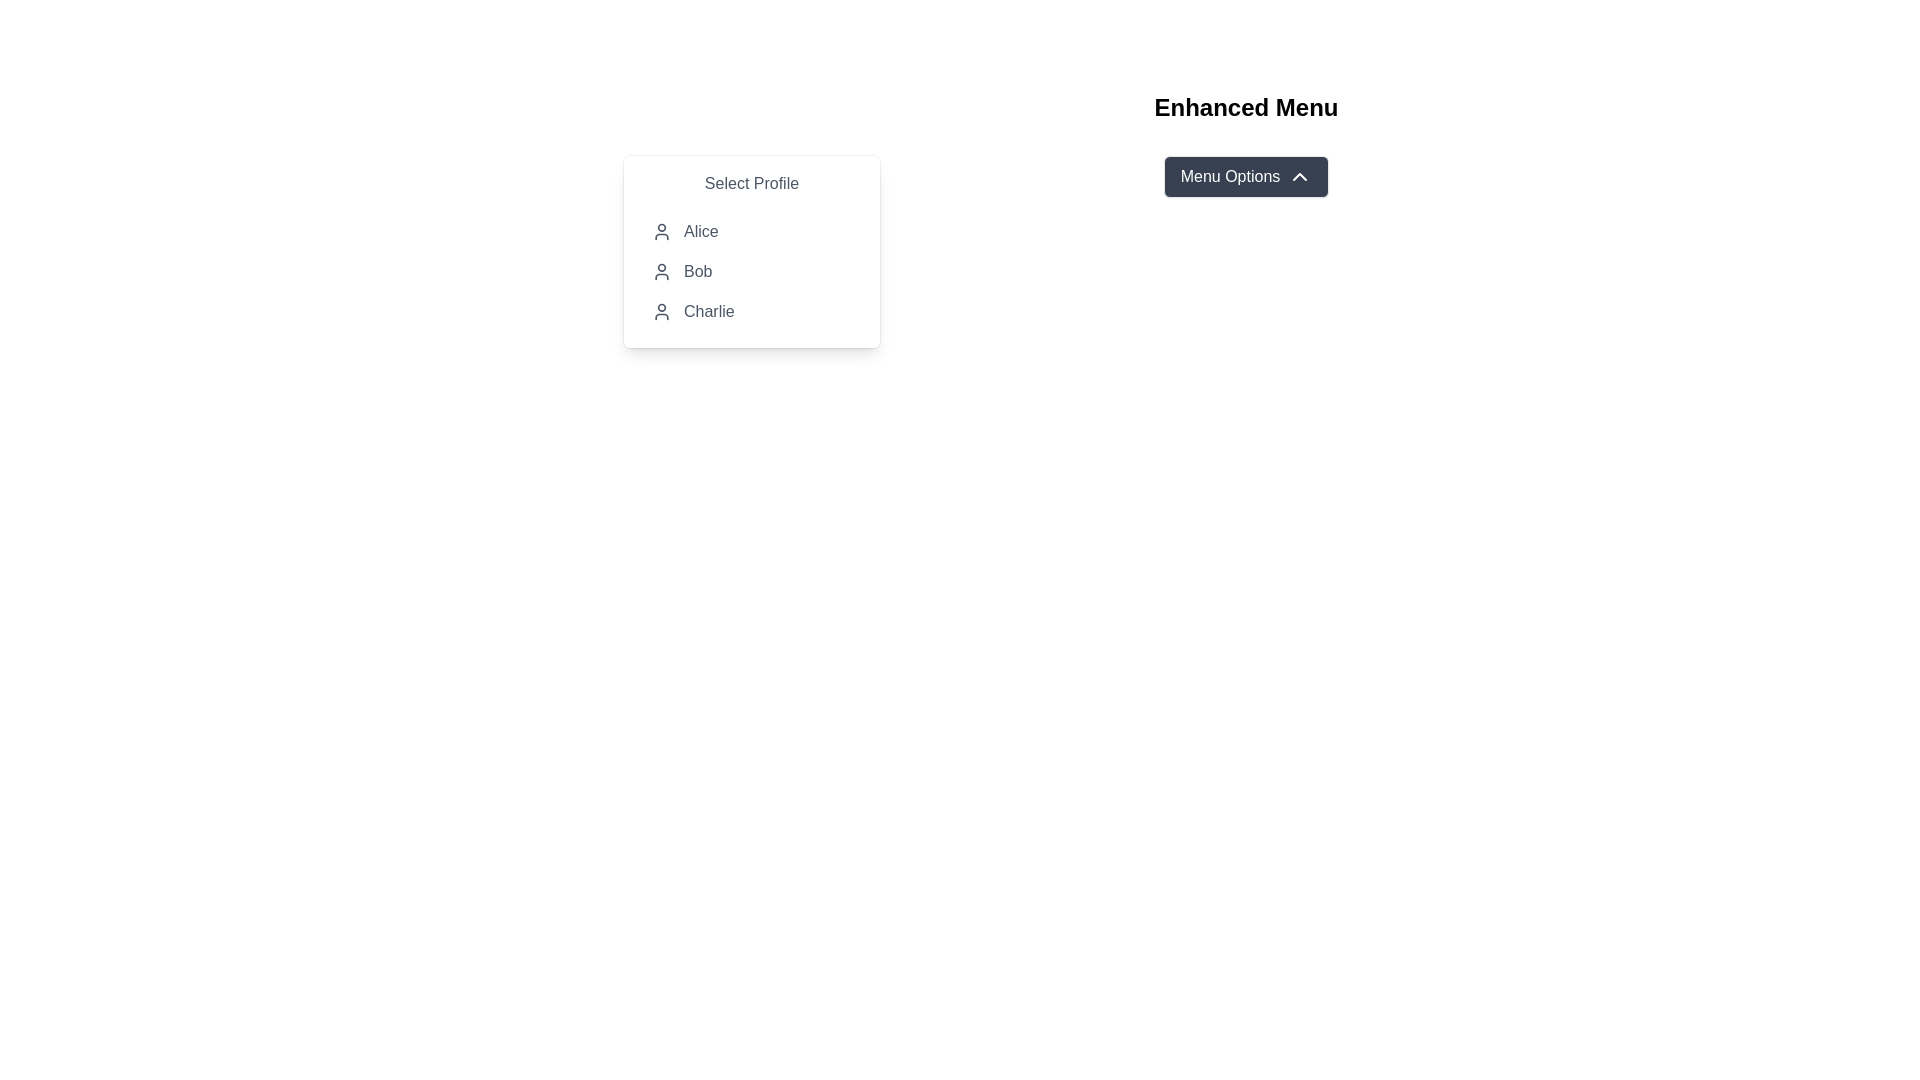  What do you see at coordinates (662, 312) in the screenshot?
I see `the 'Charlie' user profile icon, which is the third icon in the vertical stack of user options in the dropdown menu` at bounding box center [662, 312].